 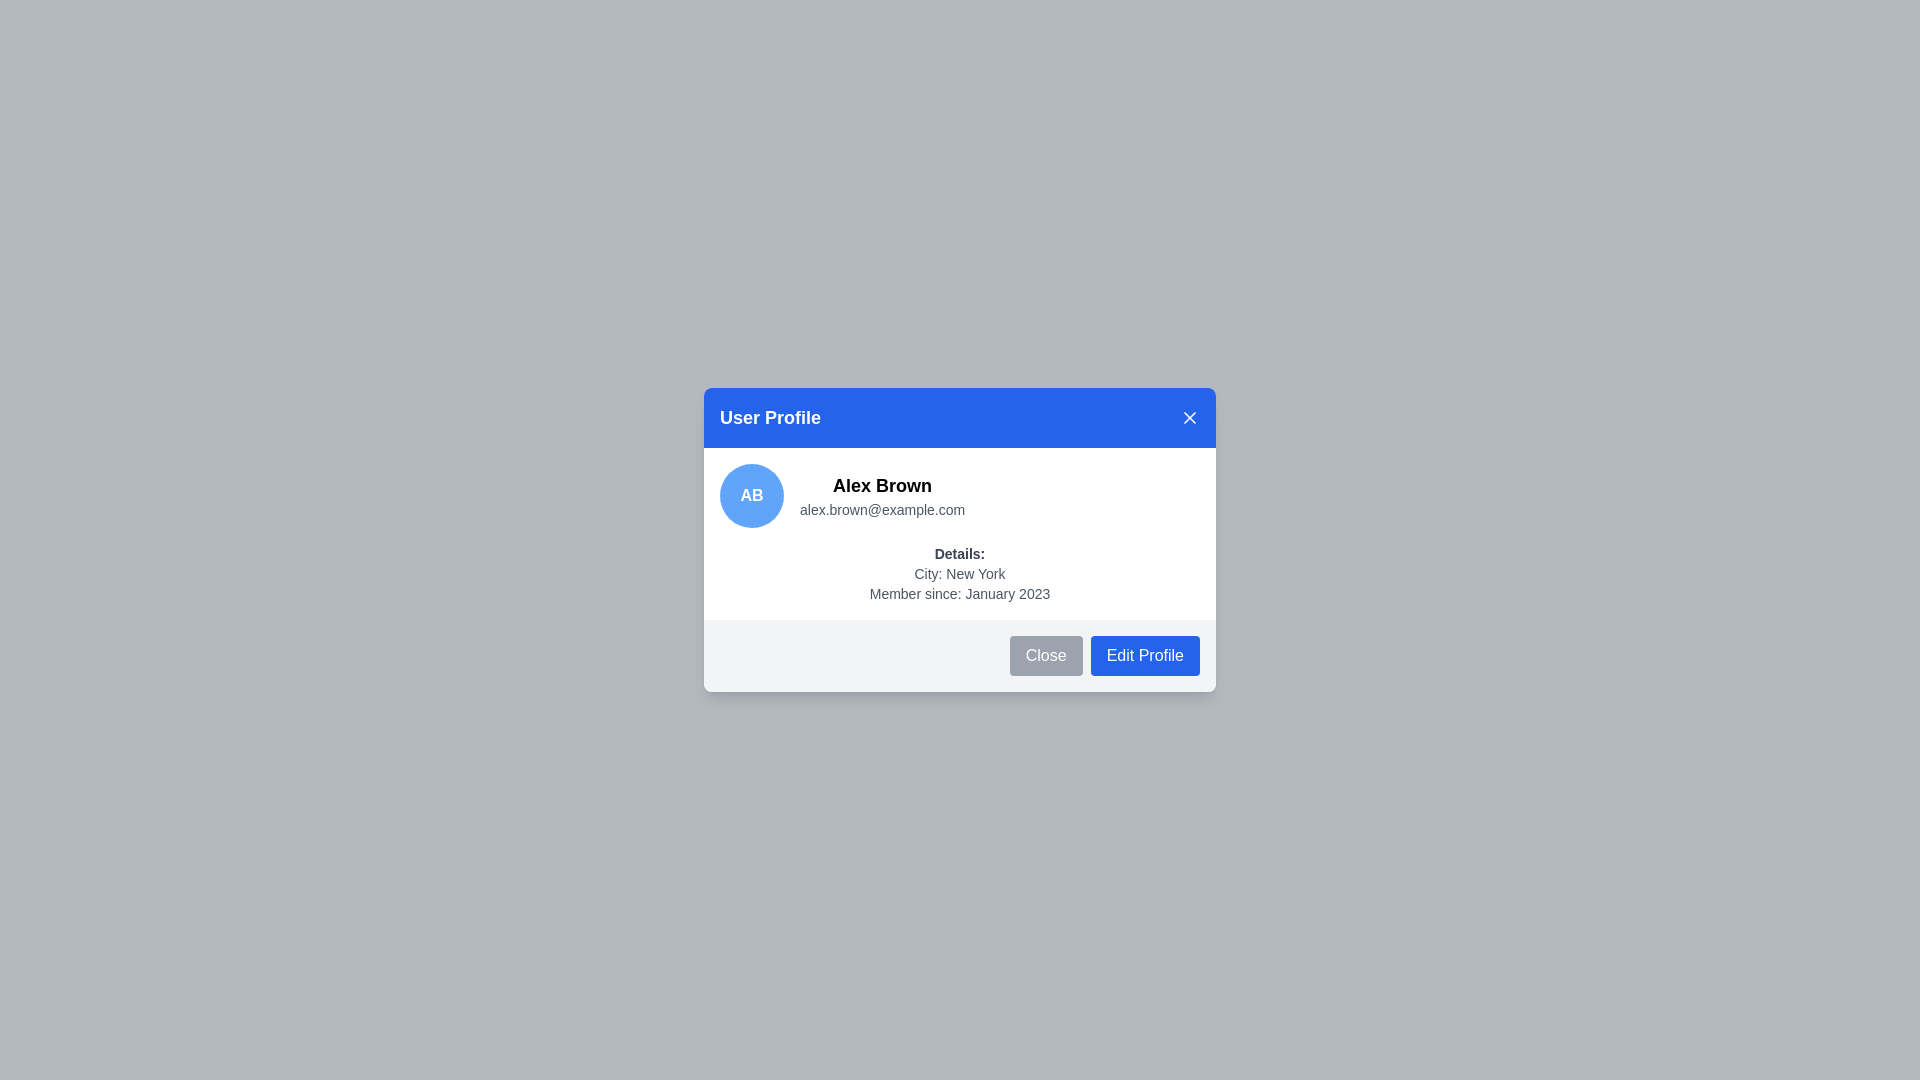 What do you see at coordinates (1145, 655) in the screenshot?
I see `the 'Edit Profile' button located at the bottom-right corner of the user profile modal` at bounding box center [1145, 655].